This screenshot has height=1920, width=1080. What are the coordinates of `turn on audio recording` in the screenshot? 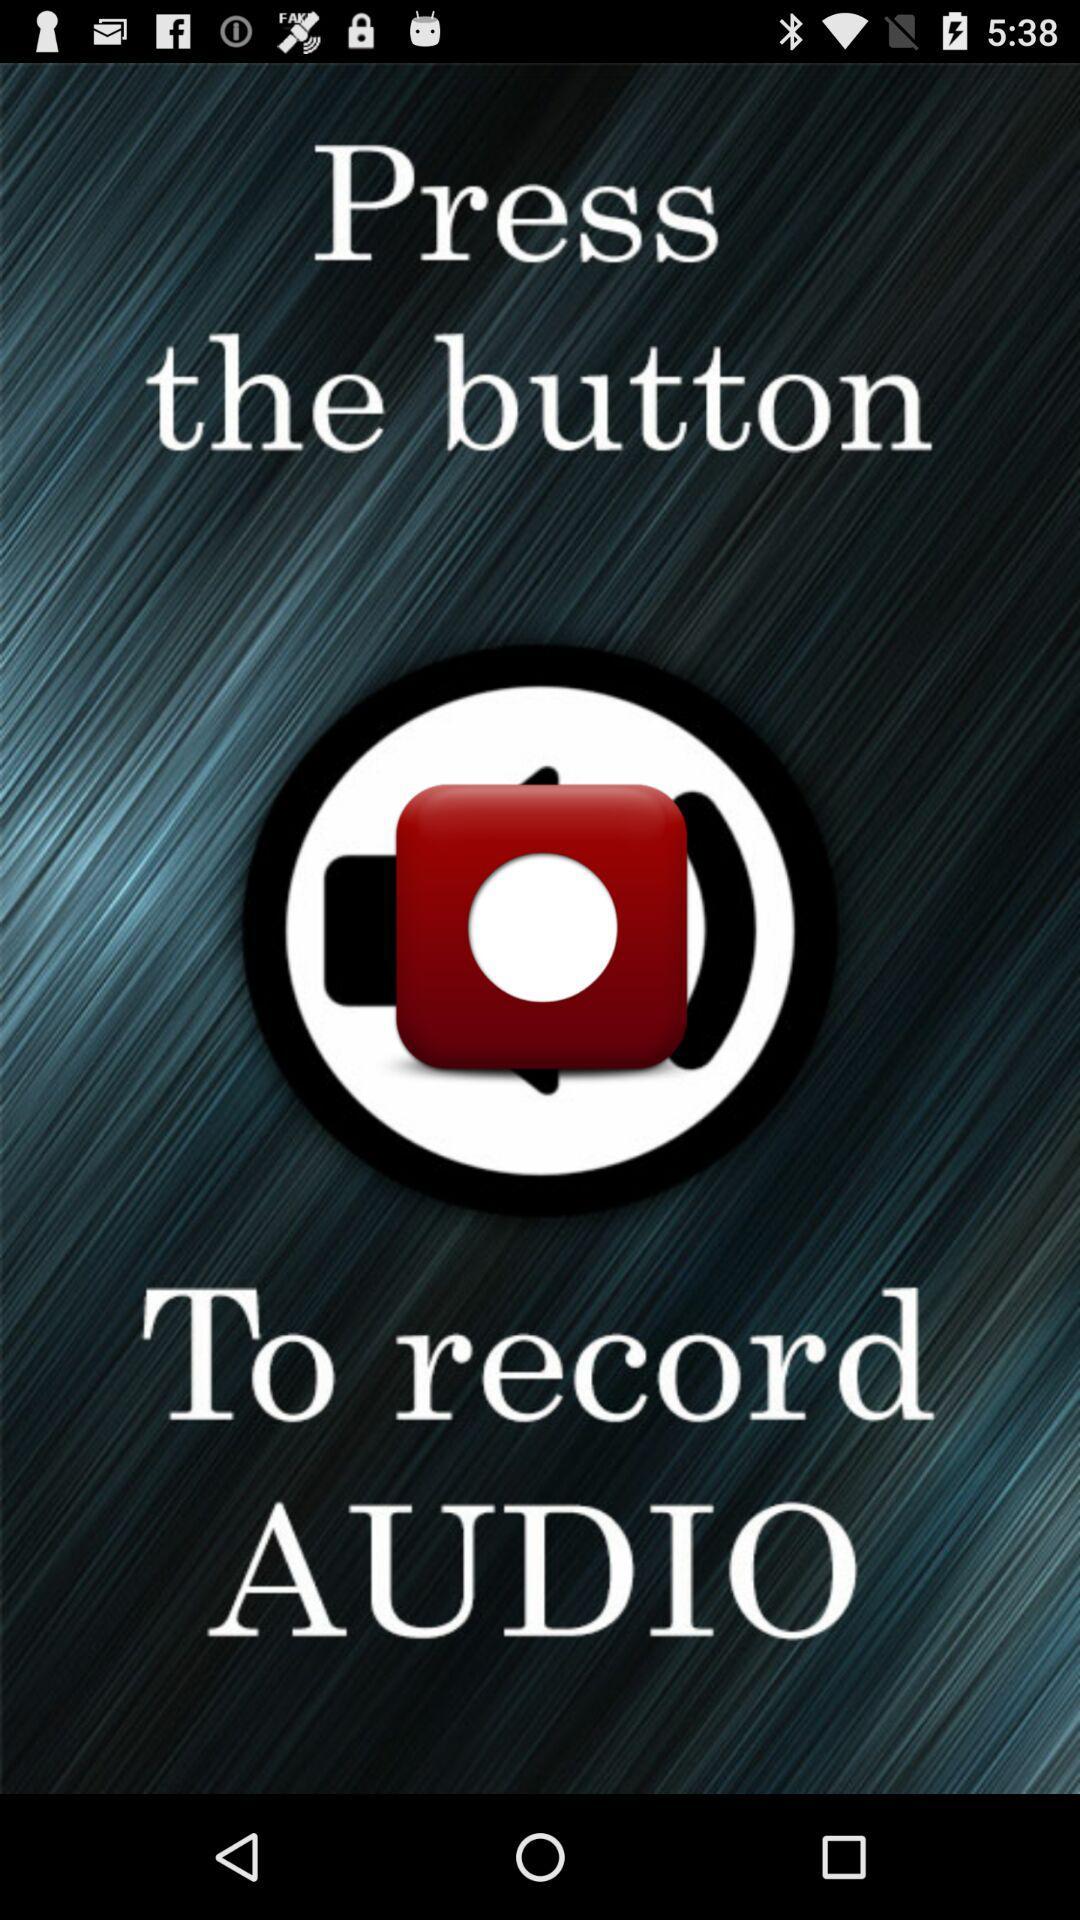 It's located at (540, 927).